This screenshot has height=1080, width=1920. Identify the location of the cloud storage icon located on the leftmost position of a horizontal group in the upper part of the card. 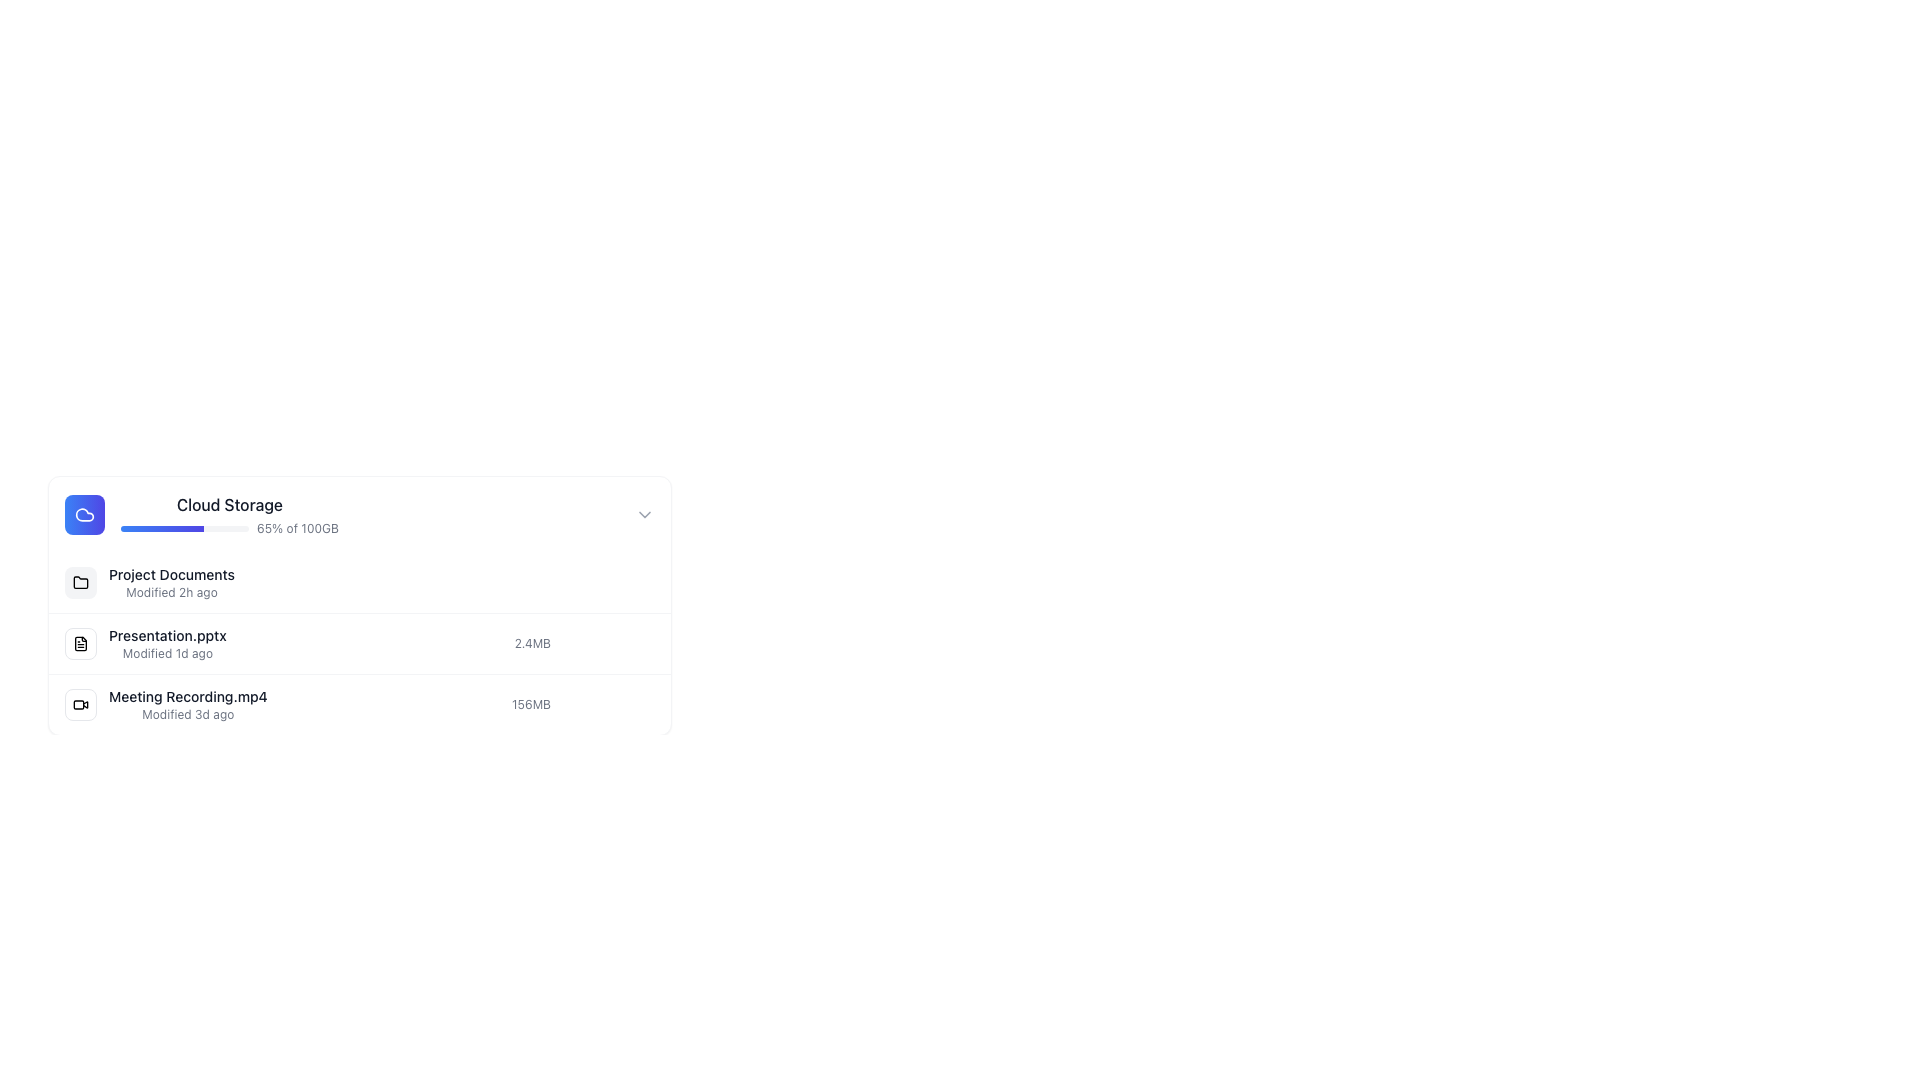
(84, 514).